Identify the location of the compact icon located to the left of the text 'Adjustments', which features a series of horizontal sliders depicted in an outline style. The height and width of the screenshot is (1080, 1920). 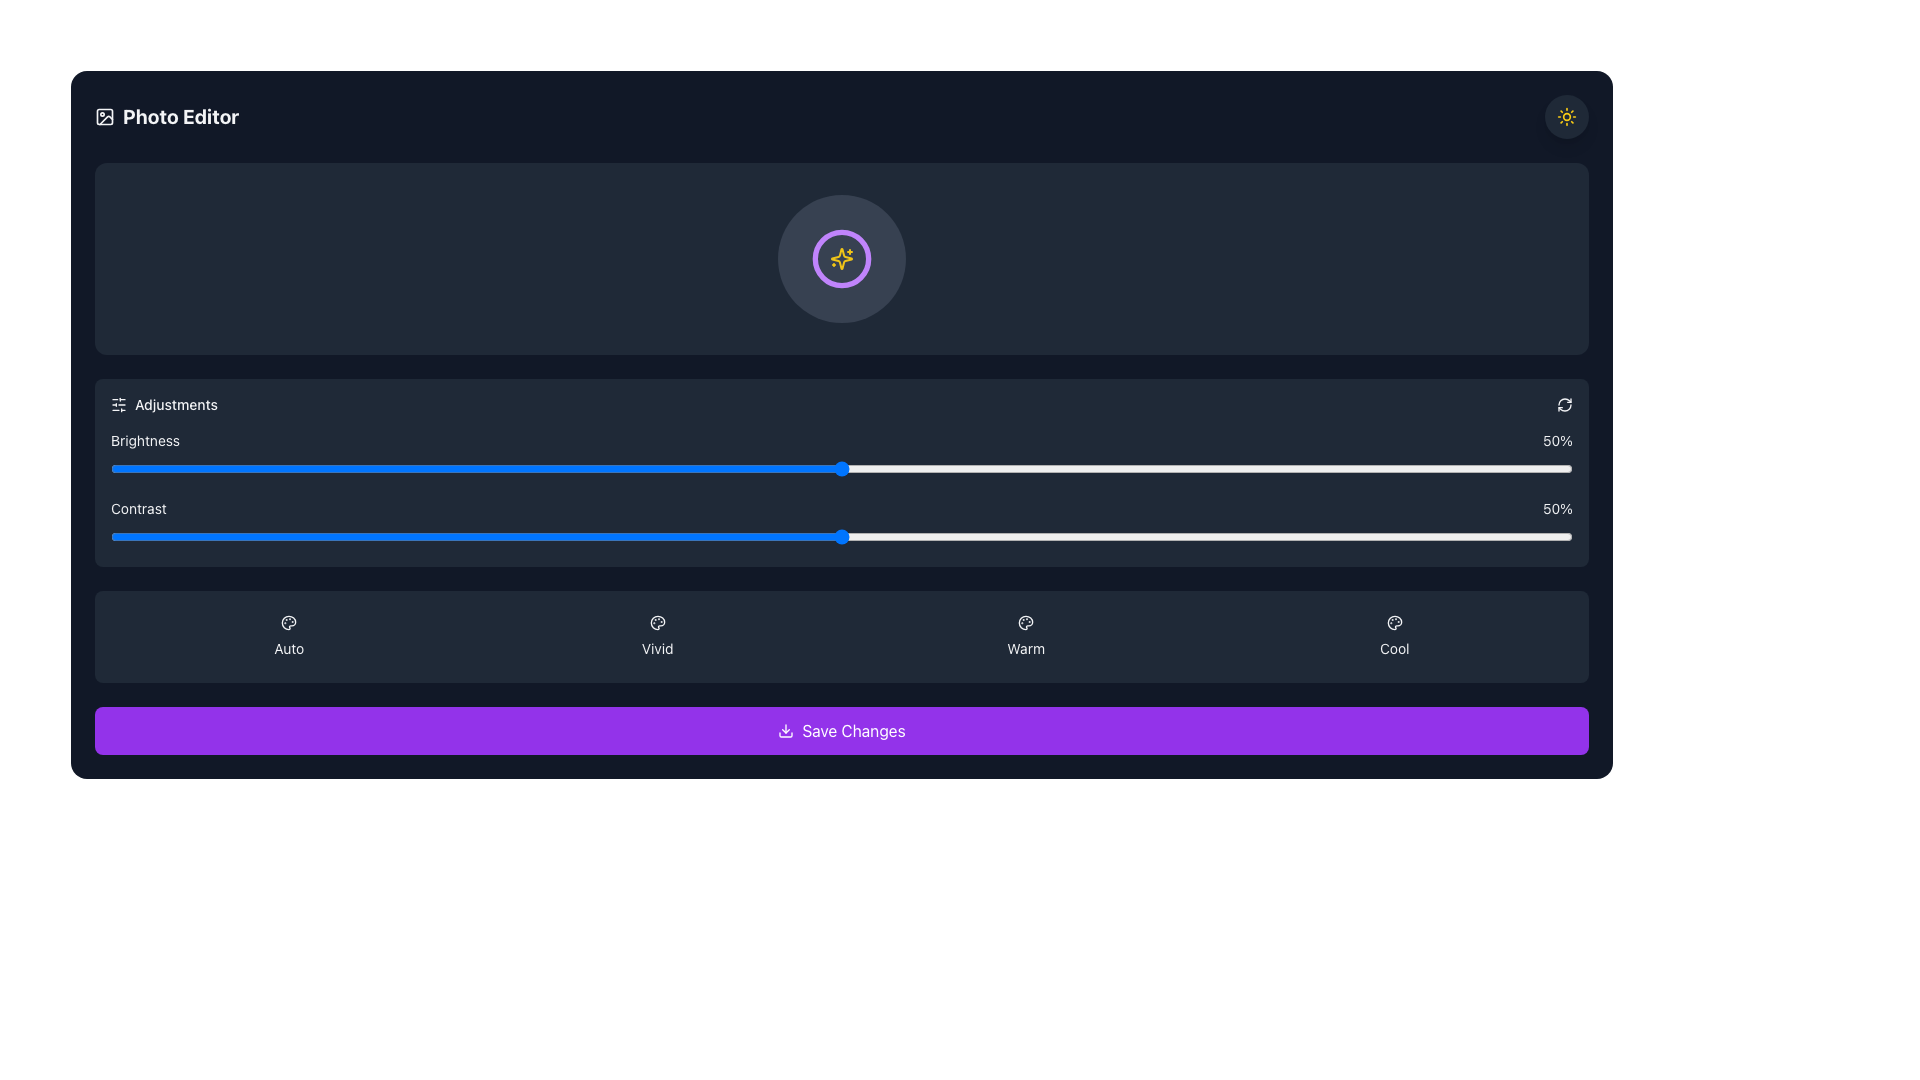
(118, 405).